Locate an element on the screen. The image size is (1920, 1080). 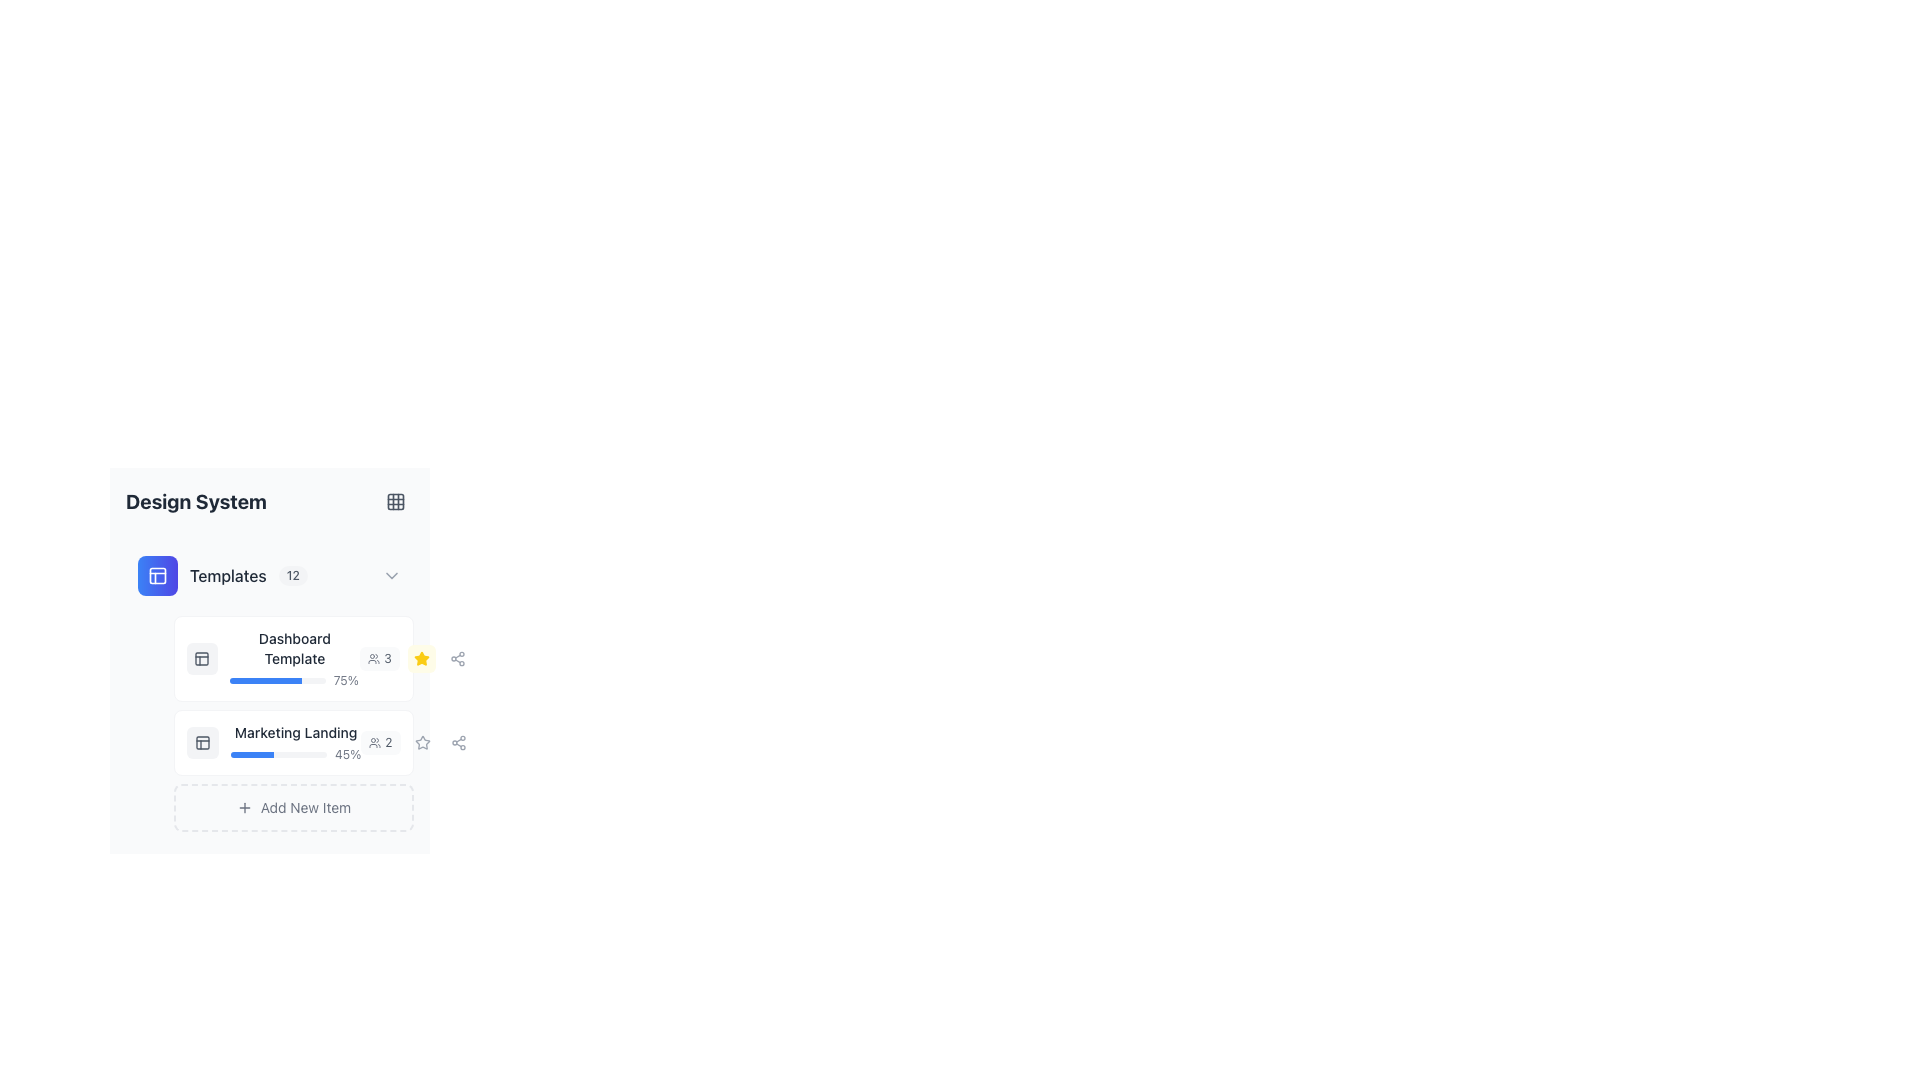
the 'Templates' text label, which is styled with a medium font weight and dark gray color, located on the left side of a section header next to a badge displaying the number '12' is located at coordinates (228, 575).